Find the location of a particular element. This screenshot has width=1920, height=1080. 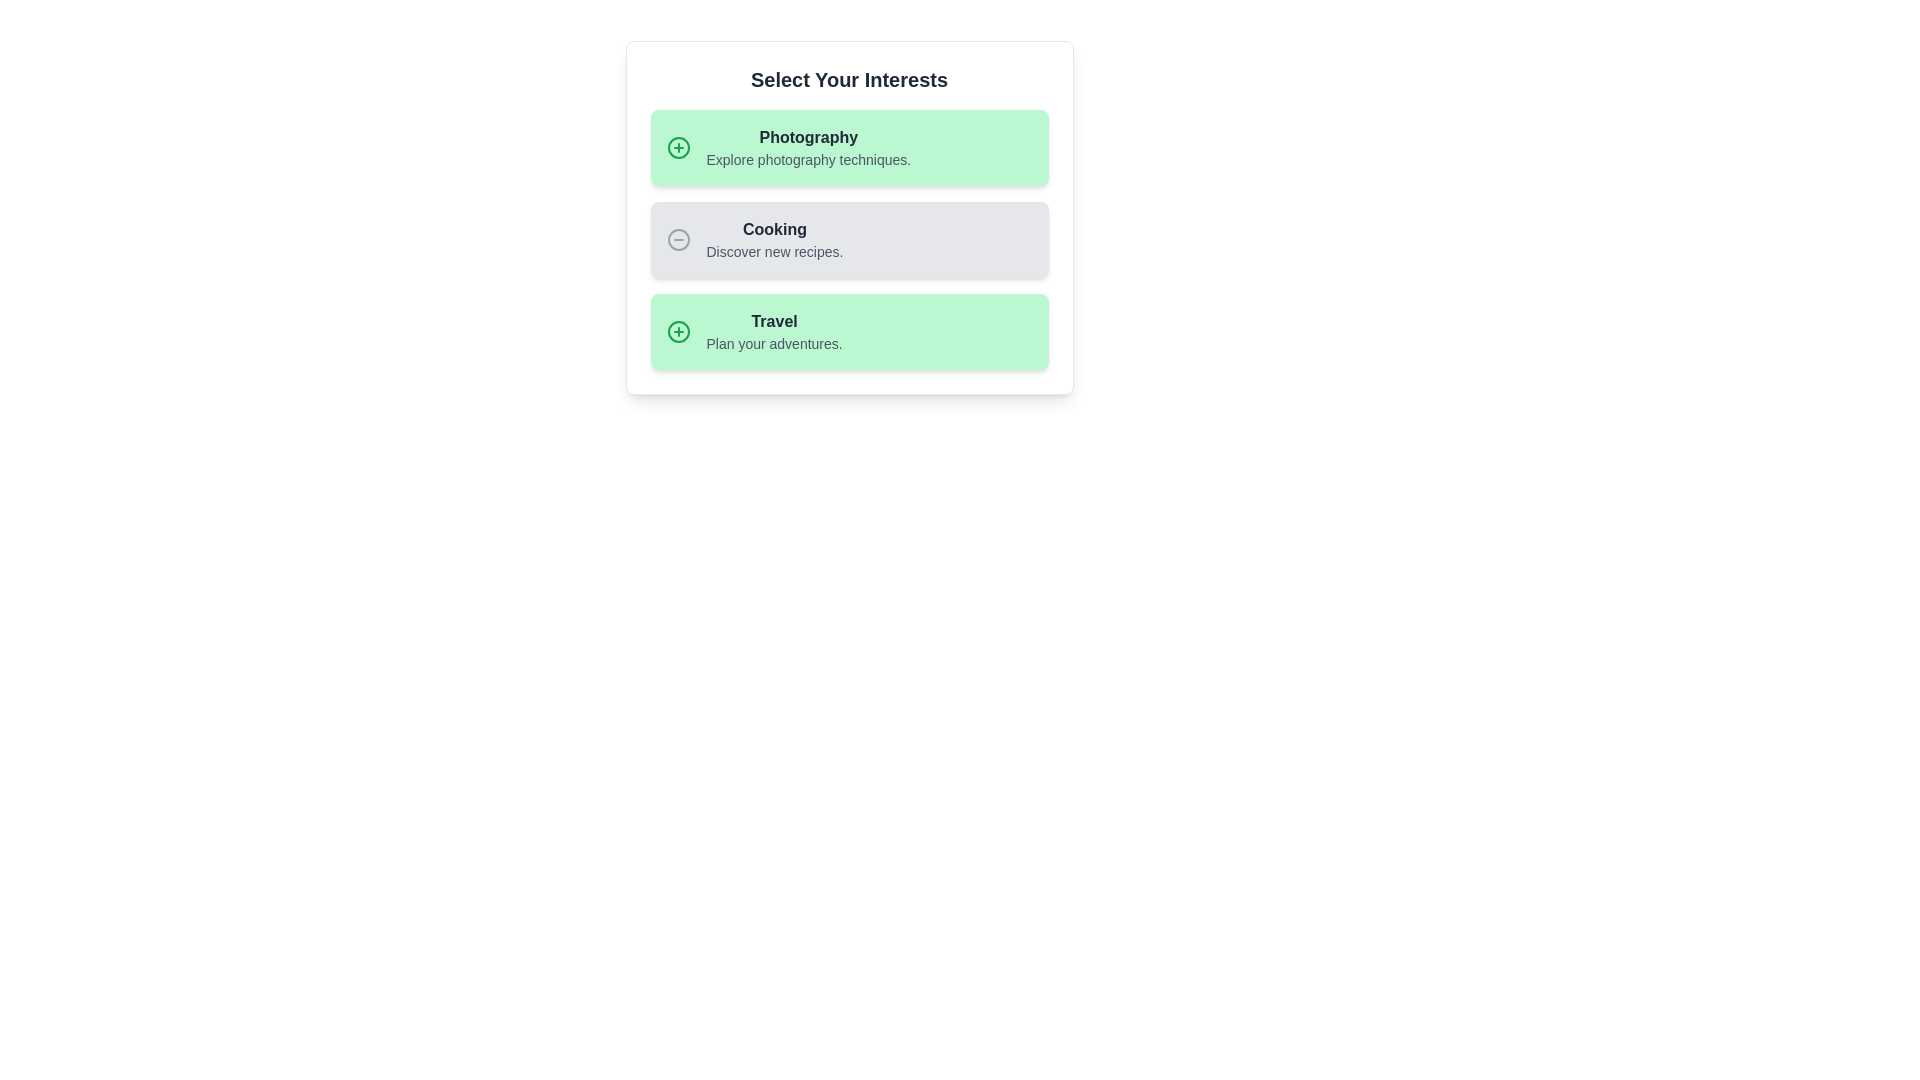

the interest Travel is located at coordinates (849, 330).